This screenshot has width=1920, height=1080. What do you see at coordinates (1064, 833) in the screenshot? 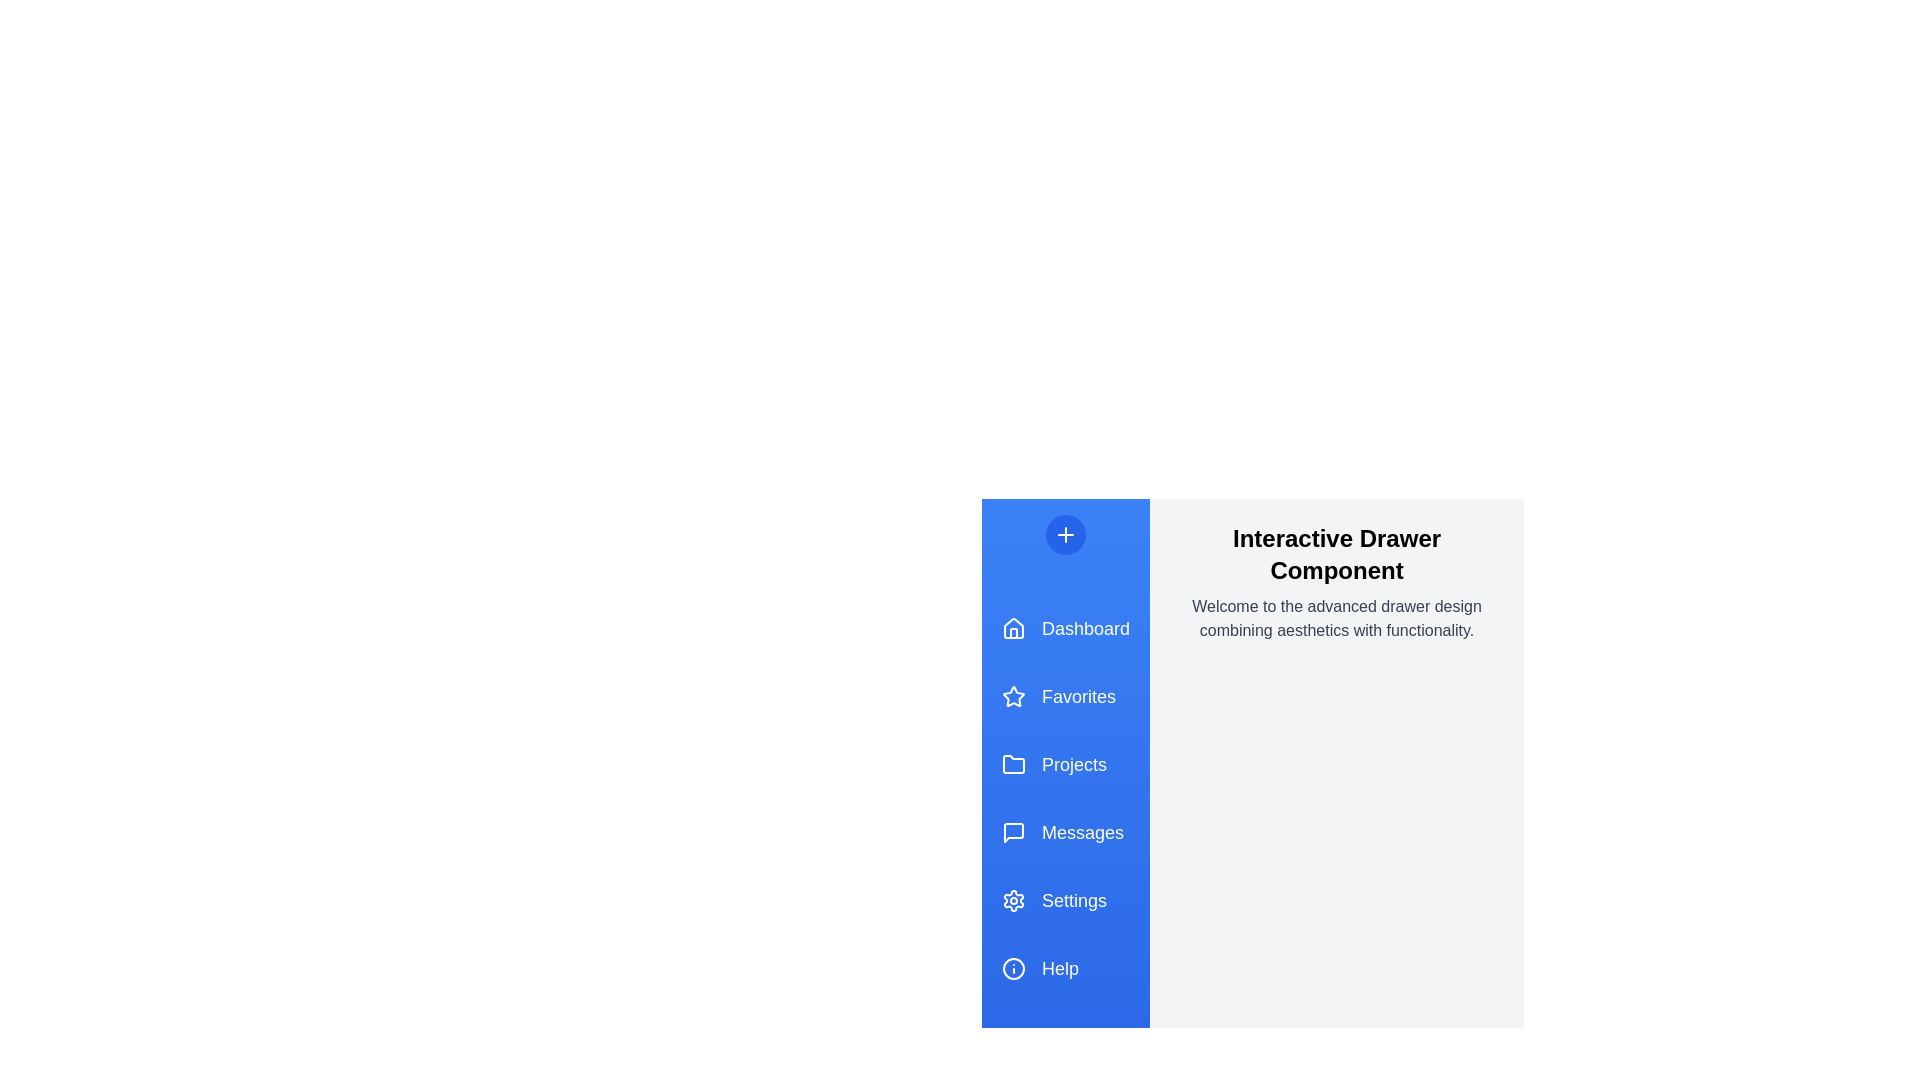
I see `the menu item Messages in the drawer` at bounding box center [1064, 833].